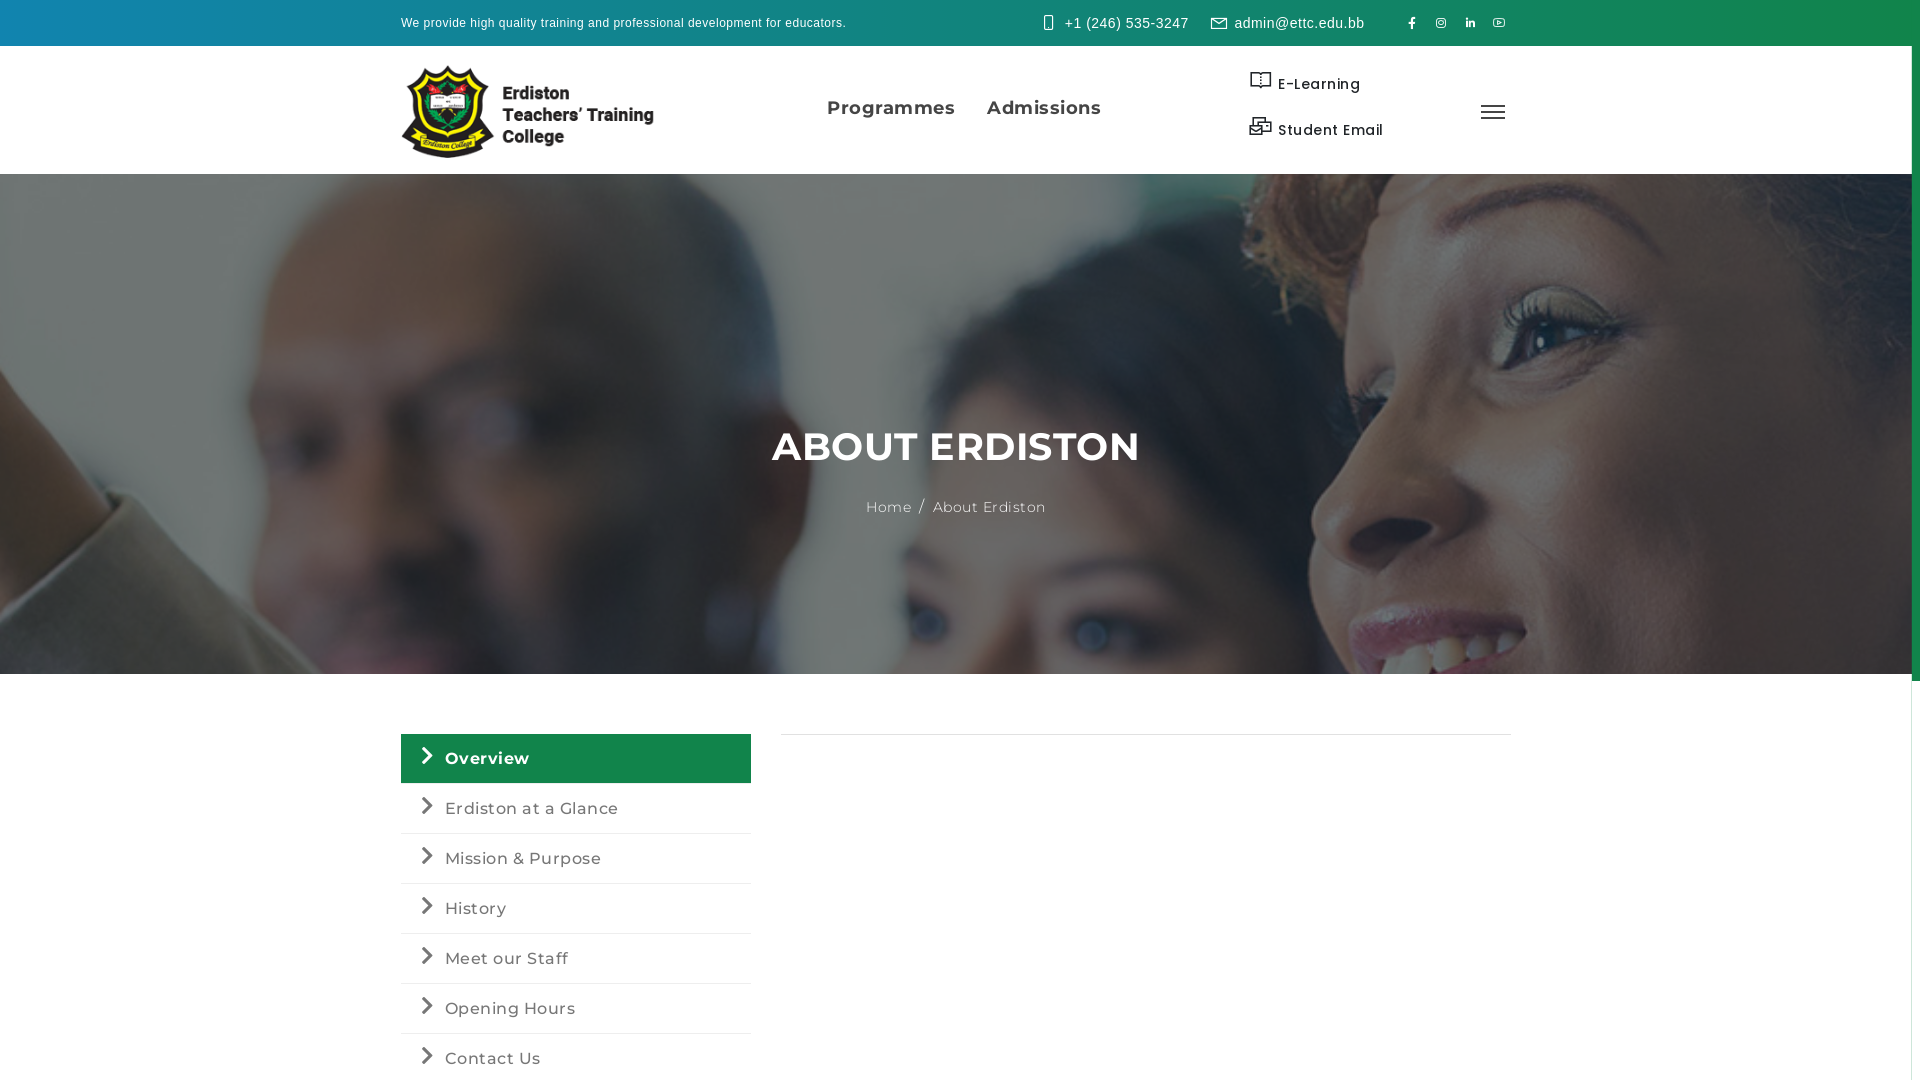 Image resolution: width=1920 pixels, height=1080 pixels. What do you see at coordinates (1127, 23) in the screenshot?
I see `'+1 (246) 535-3247'` at bounding box center [1127, 23].